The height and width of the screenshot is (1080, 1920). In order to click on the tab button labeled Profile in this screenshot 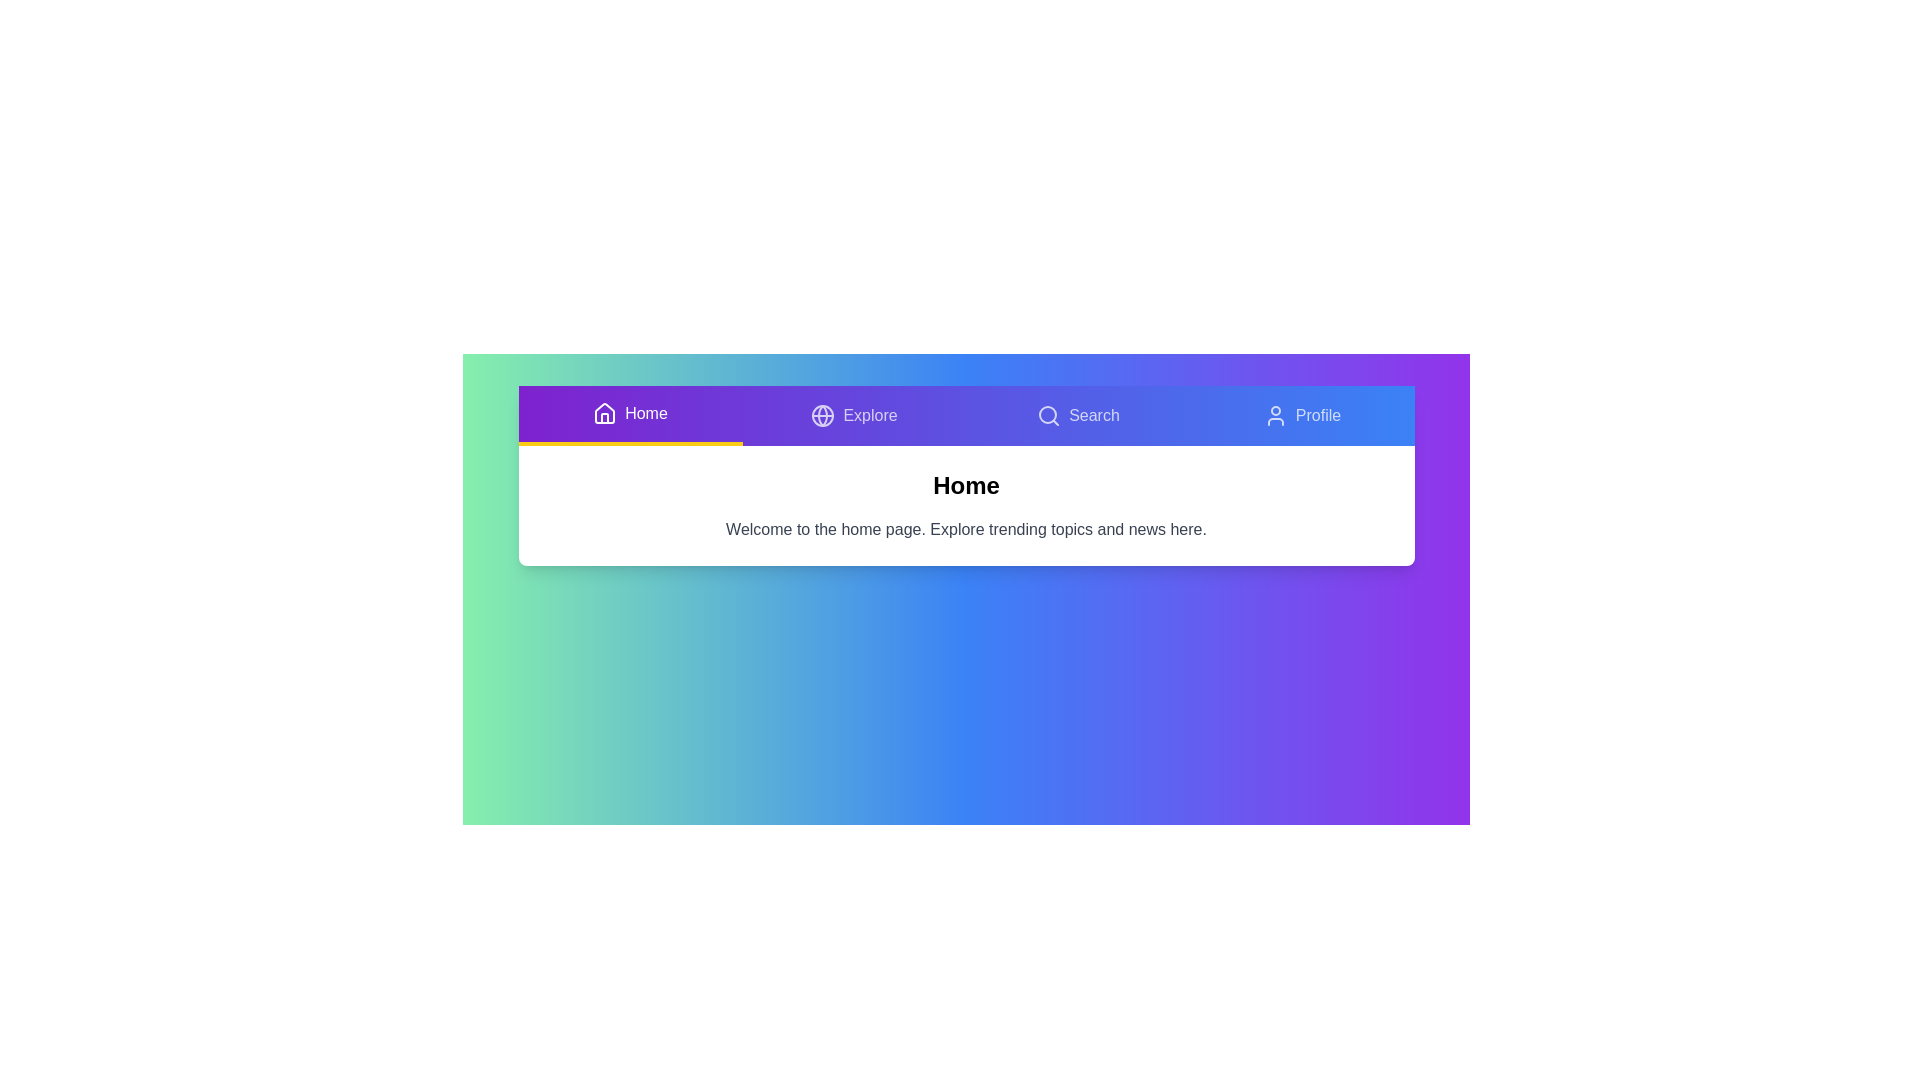, I will do `click(1302, 415)`.